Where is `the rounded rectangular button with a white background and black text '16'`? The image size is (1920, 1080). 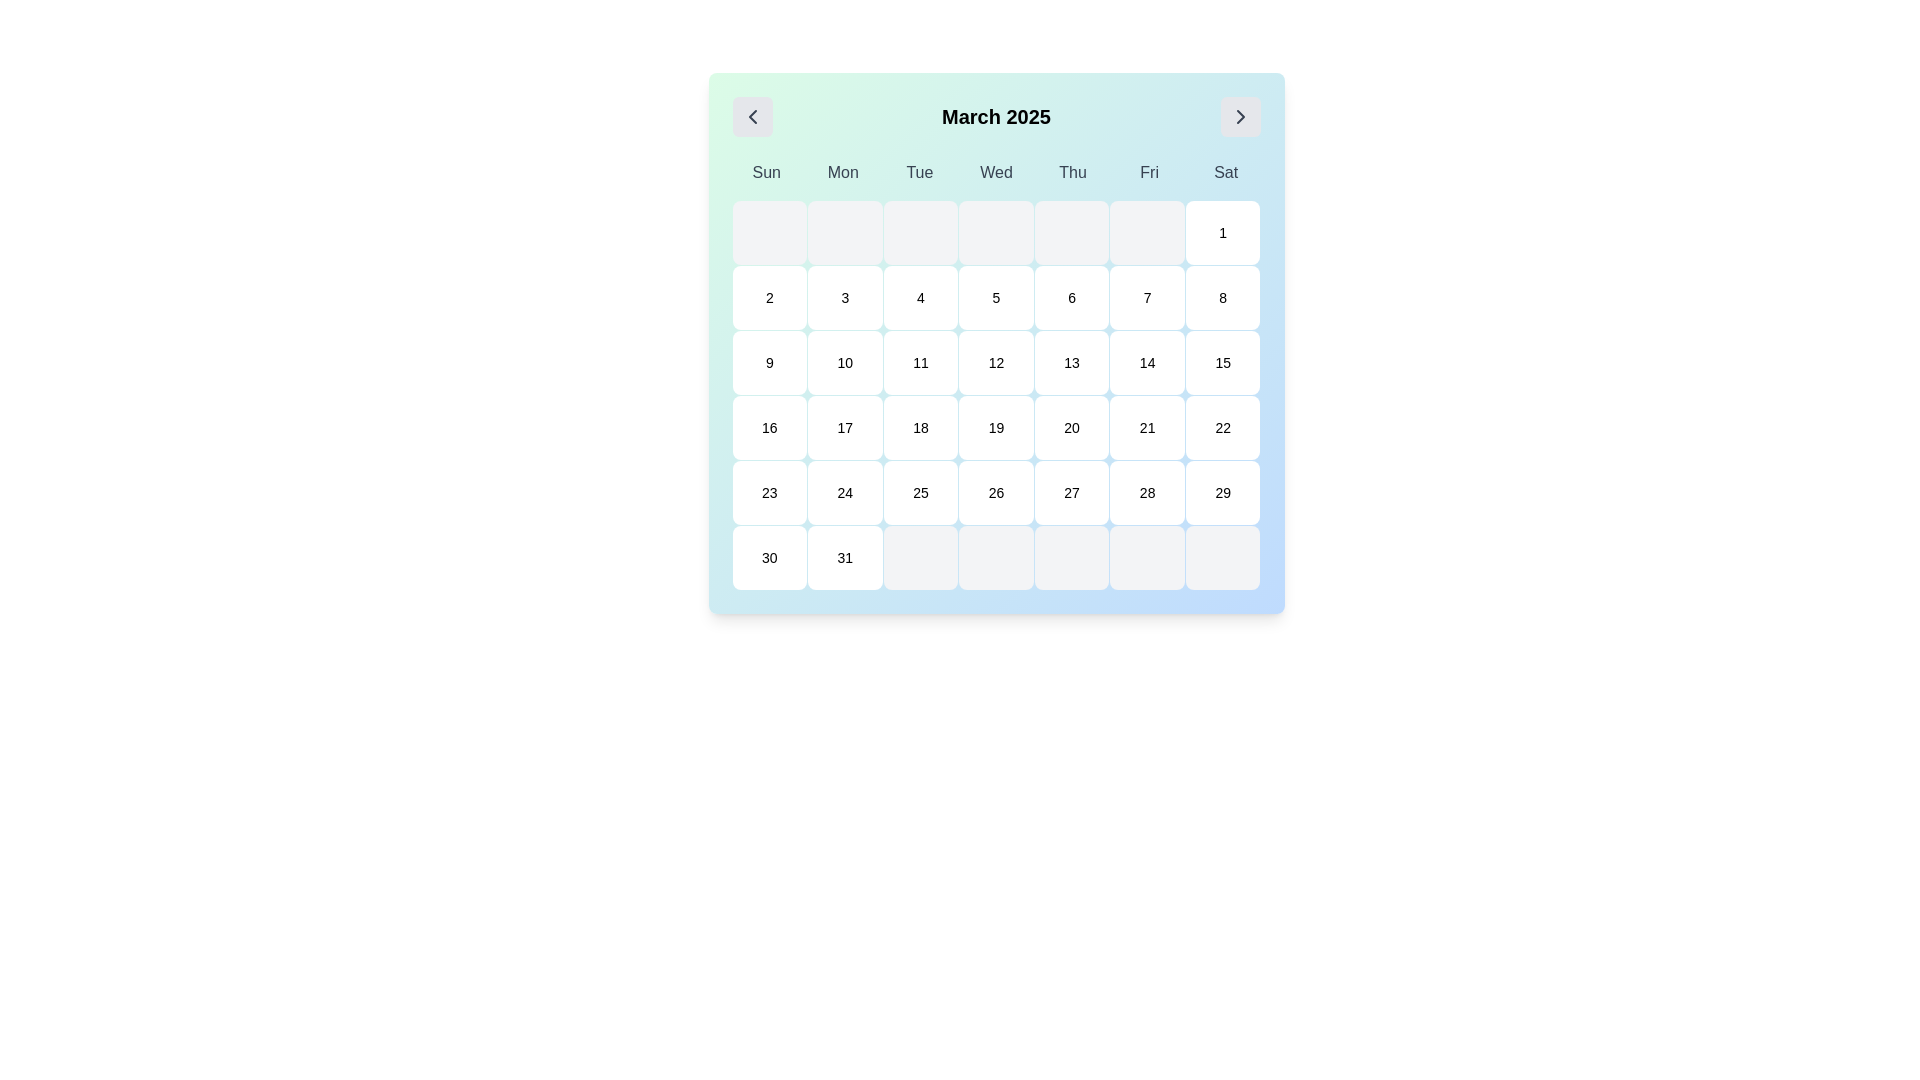
the rounded rectangular button with a white background and black text '16' is located at coordinates (768, 427).